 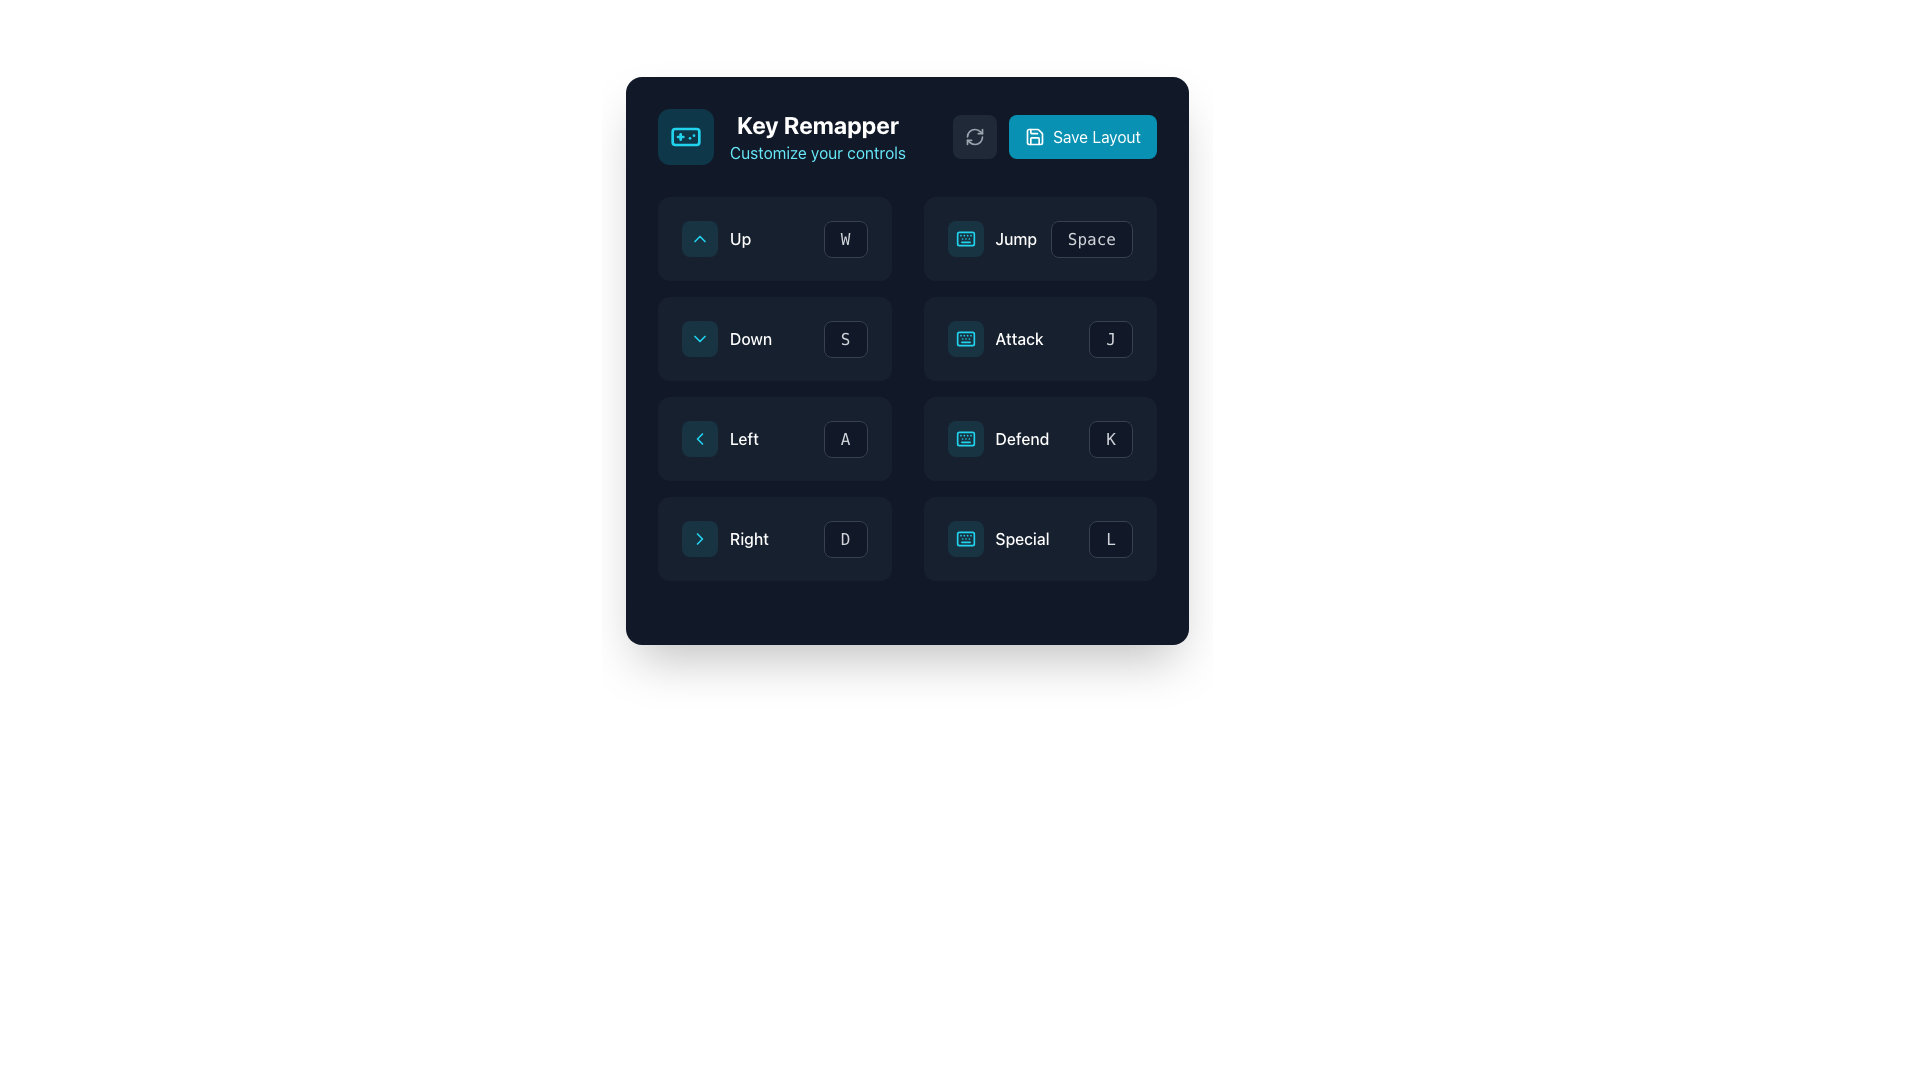 I want to click on the button labeled 'Attack' with a cyan keyboard icon, located in the center-right portion of the interface, so click(x=1040, y=338).